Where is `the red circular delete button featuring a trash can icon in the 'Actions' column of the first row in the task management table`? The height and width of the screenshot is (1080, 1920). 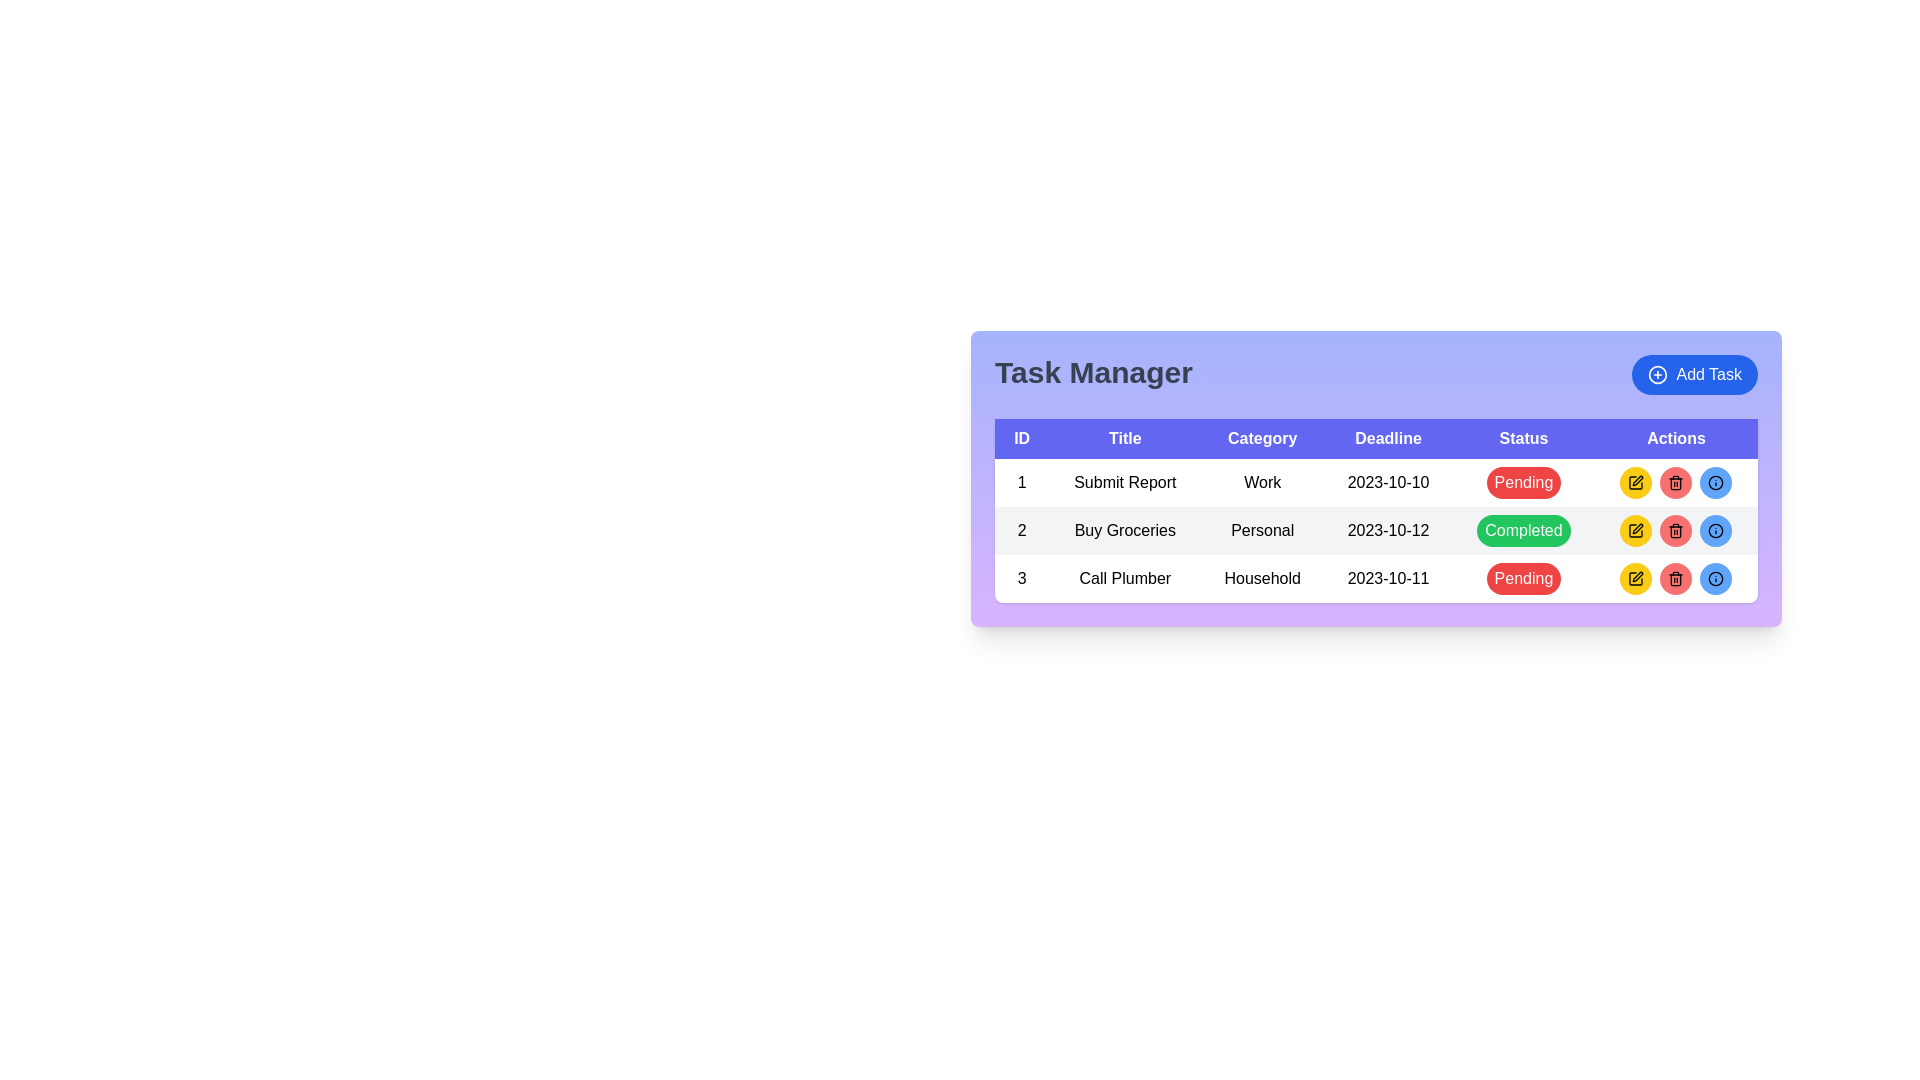
the red circular delete button featuring a trash can icon in the 'Actions' column of the first row in the task management table is located at coordinates (1676, 482).